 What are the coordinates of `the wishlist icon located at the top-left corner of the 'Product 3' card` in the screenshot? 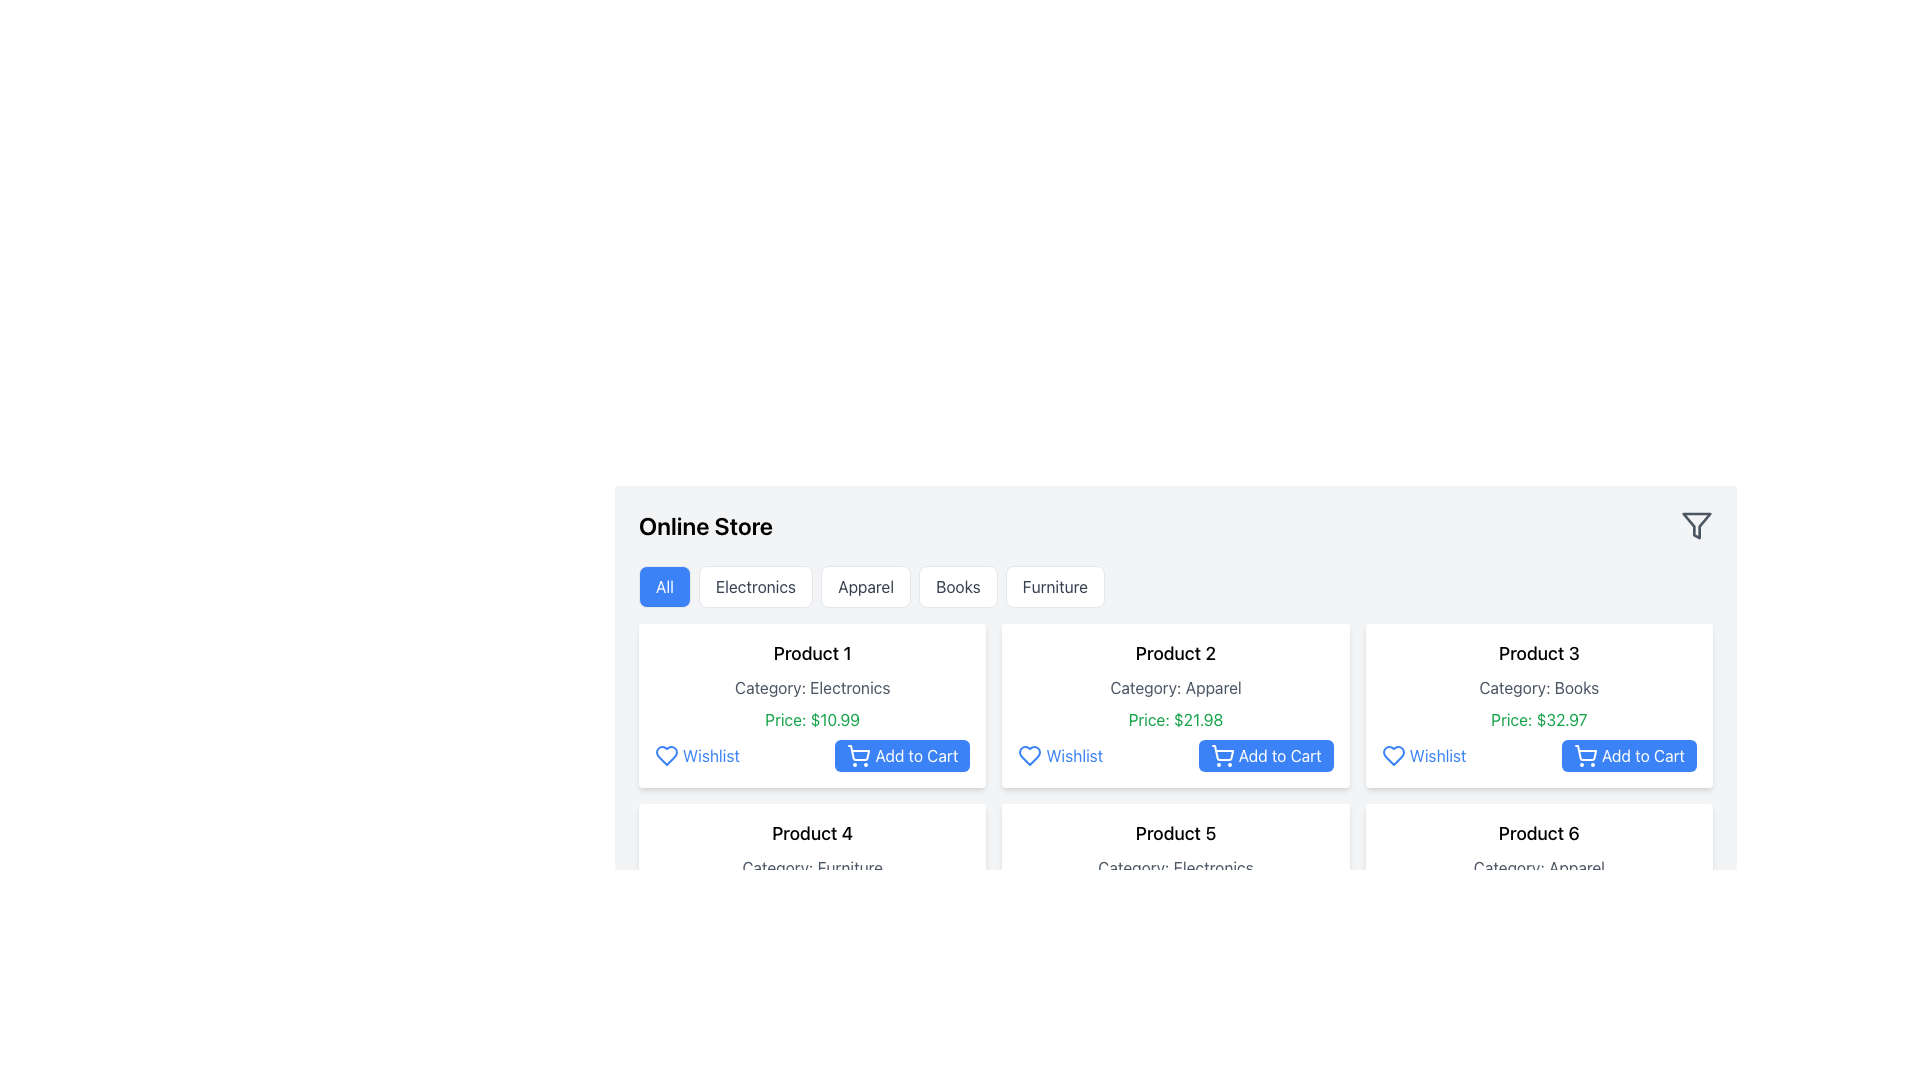 It's located at (1392, 756).